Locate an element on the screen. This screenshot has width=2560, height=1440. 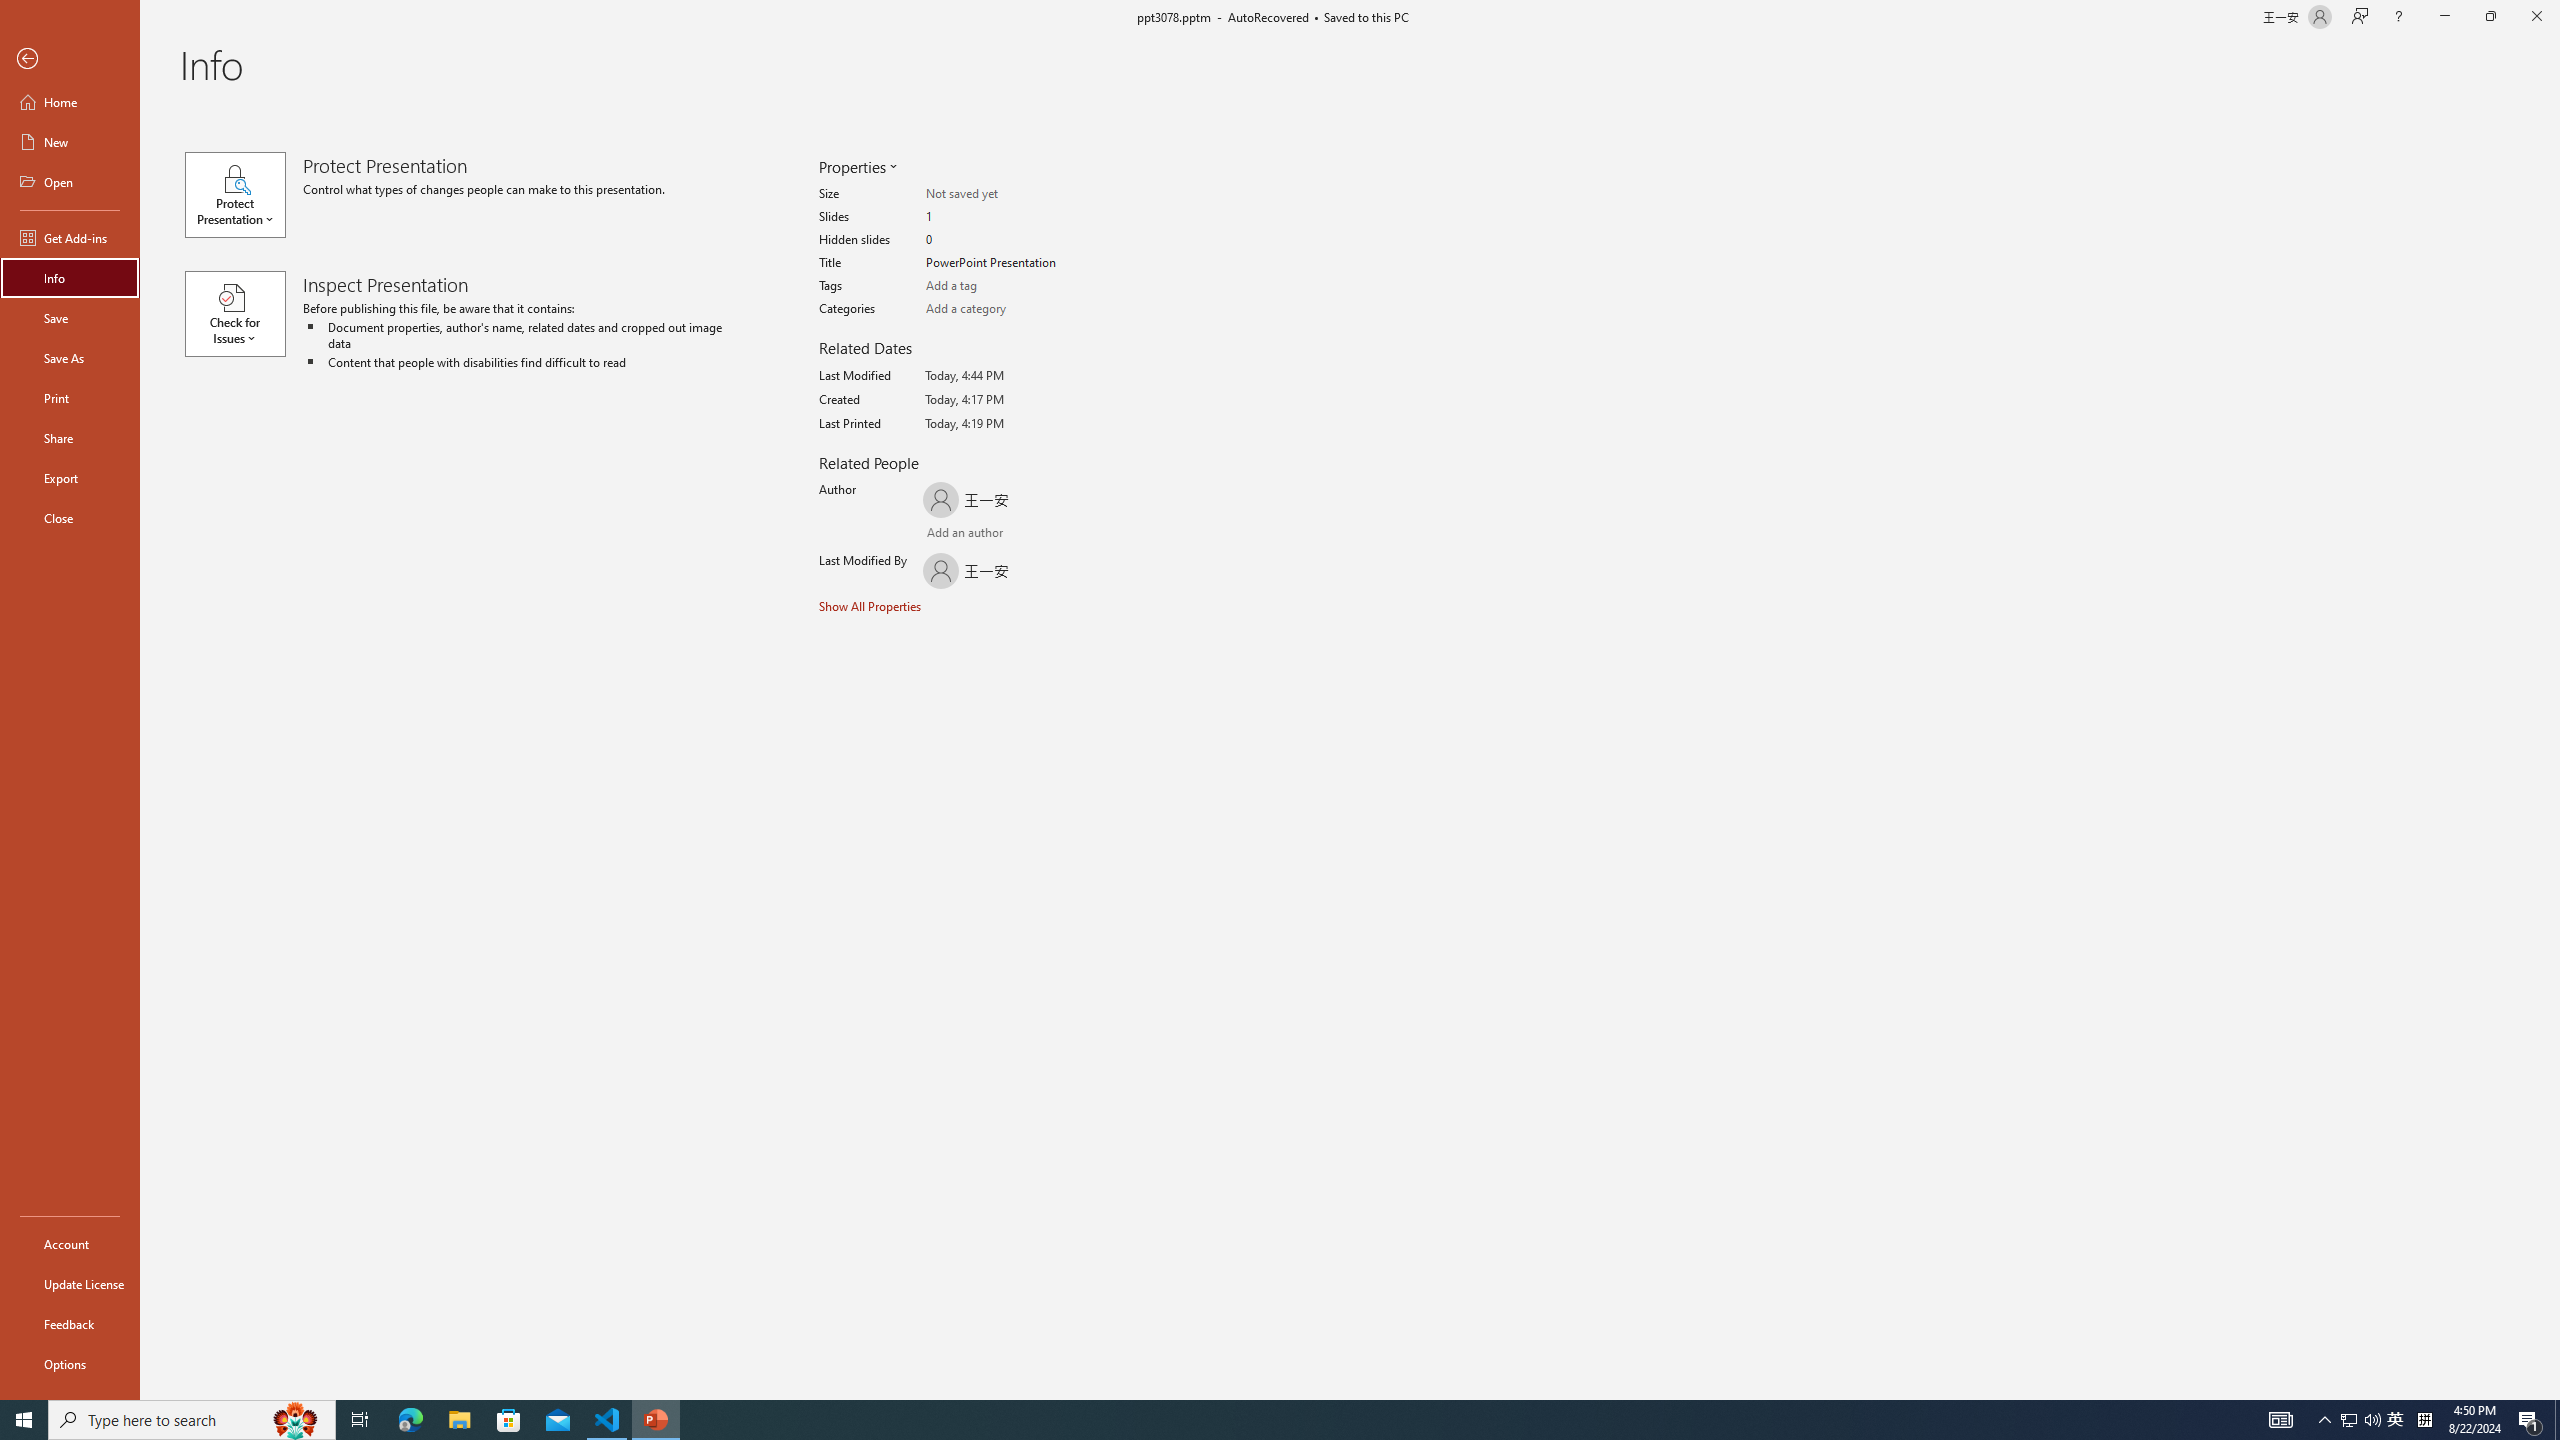
'Size' is located at coordinates (1003, 194).